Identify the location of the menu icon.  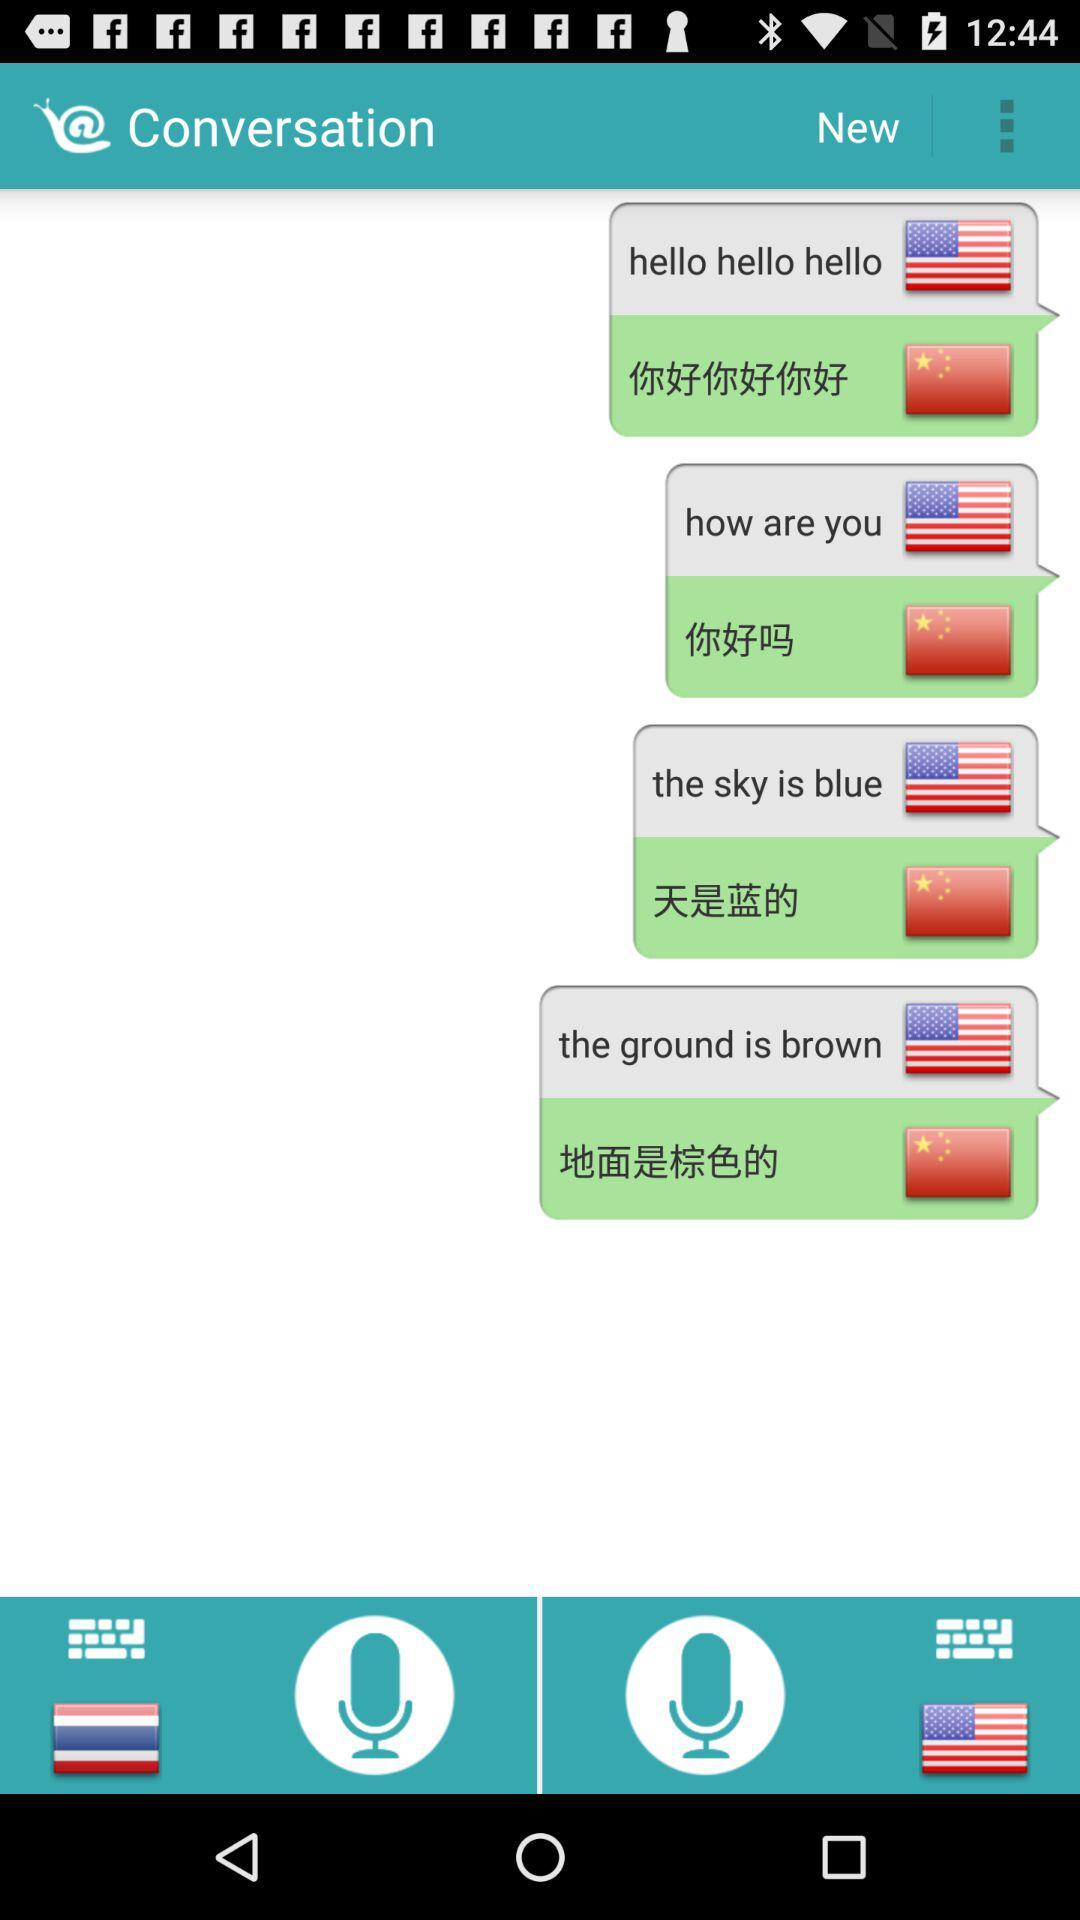
(106, 1859).